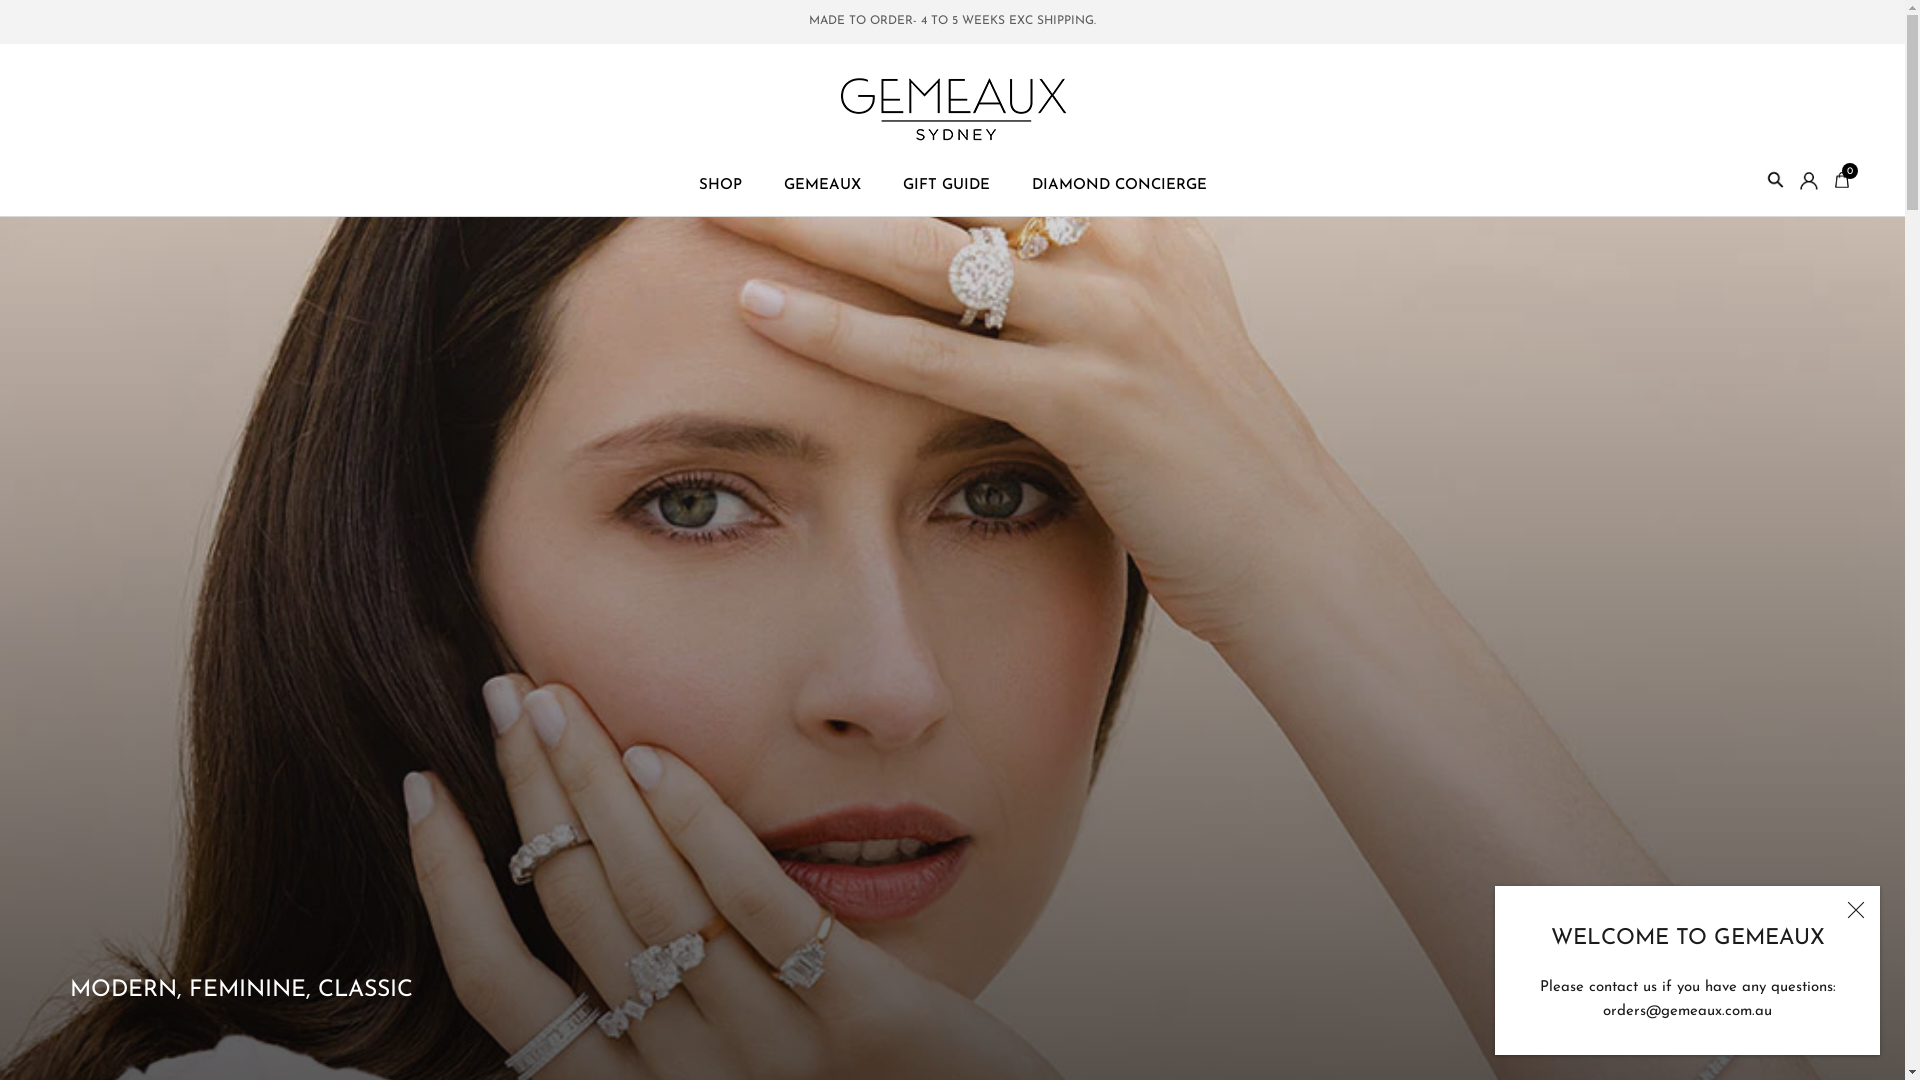 This screenshot has width=1920, height=1080. What do you see at coordinates (944, 185) in the screenshot?
I see `'GIFT GUIDE` at bounding box center [944, 185].